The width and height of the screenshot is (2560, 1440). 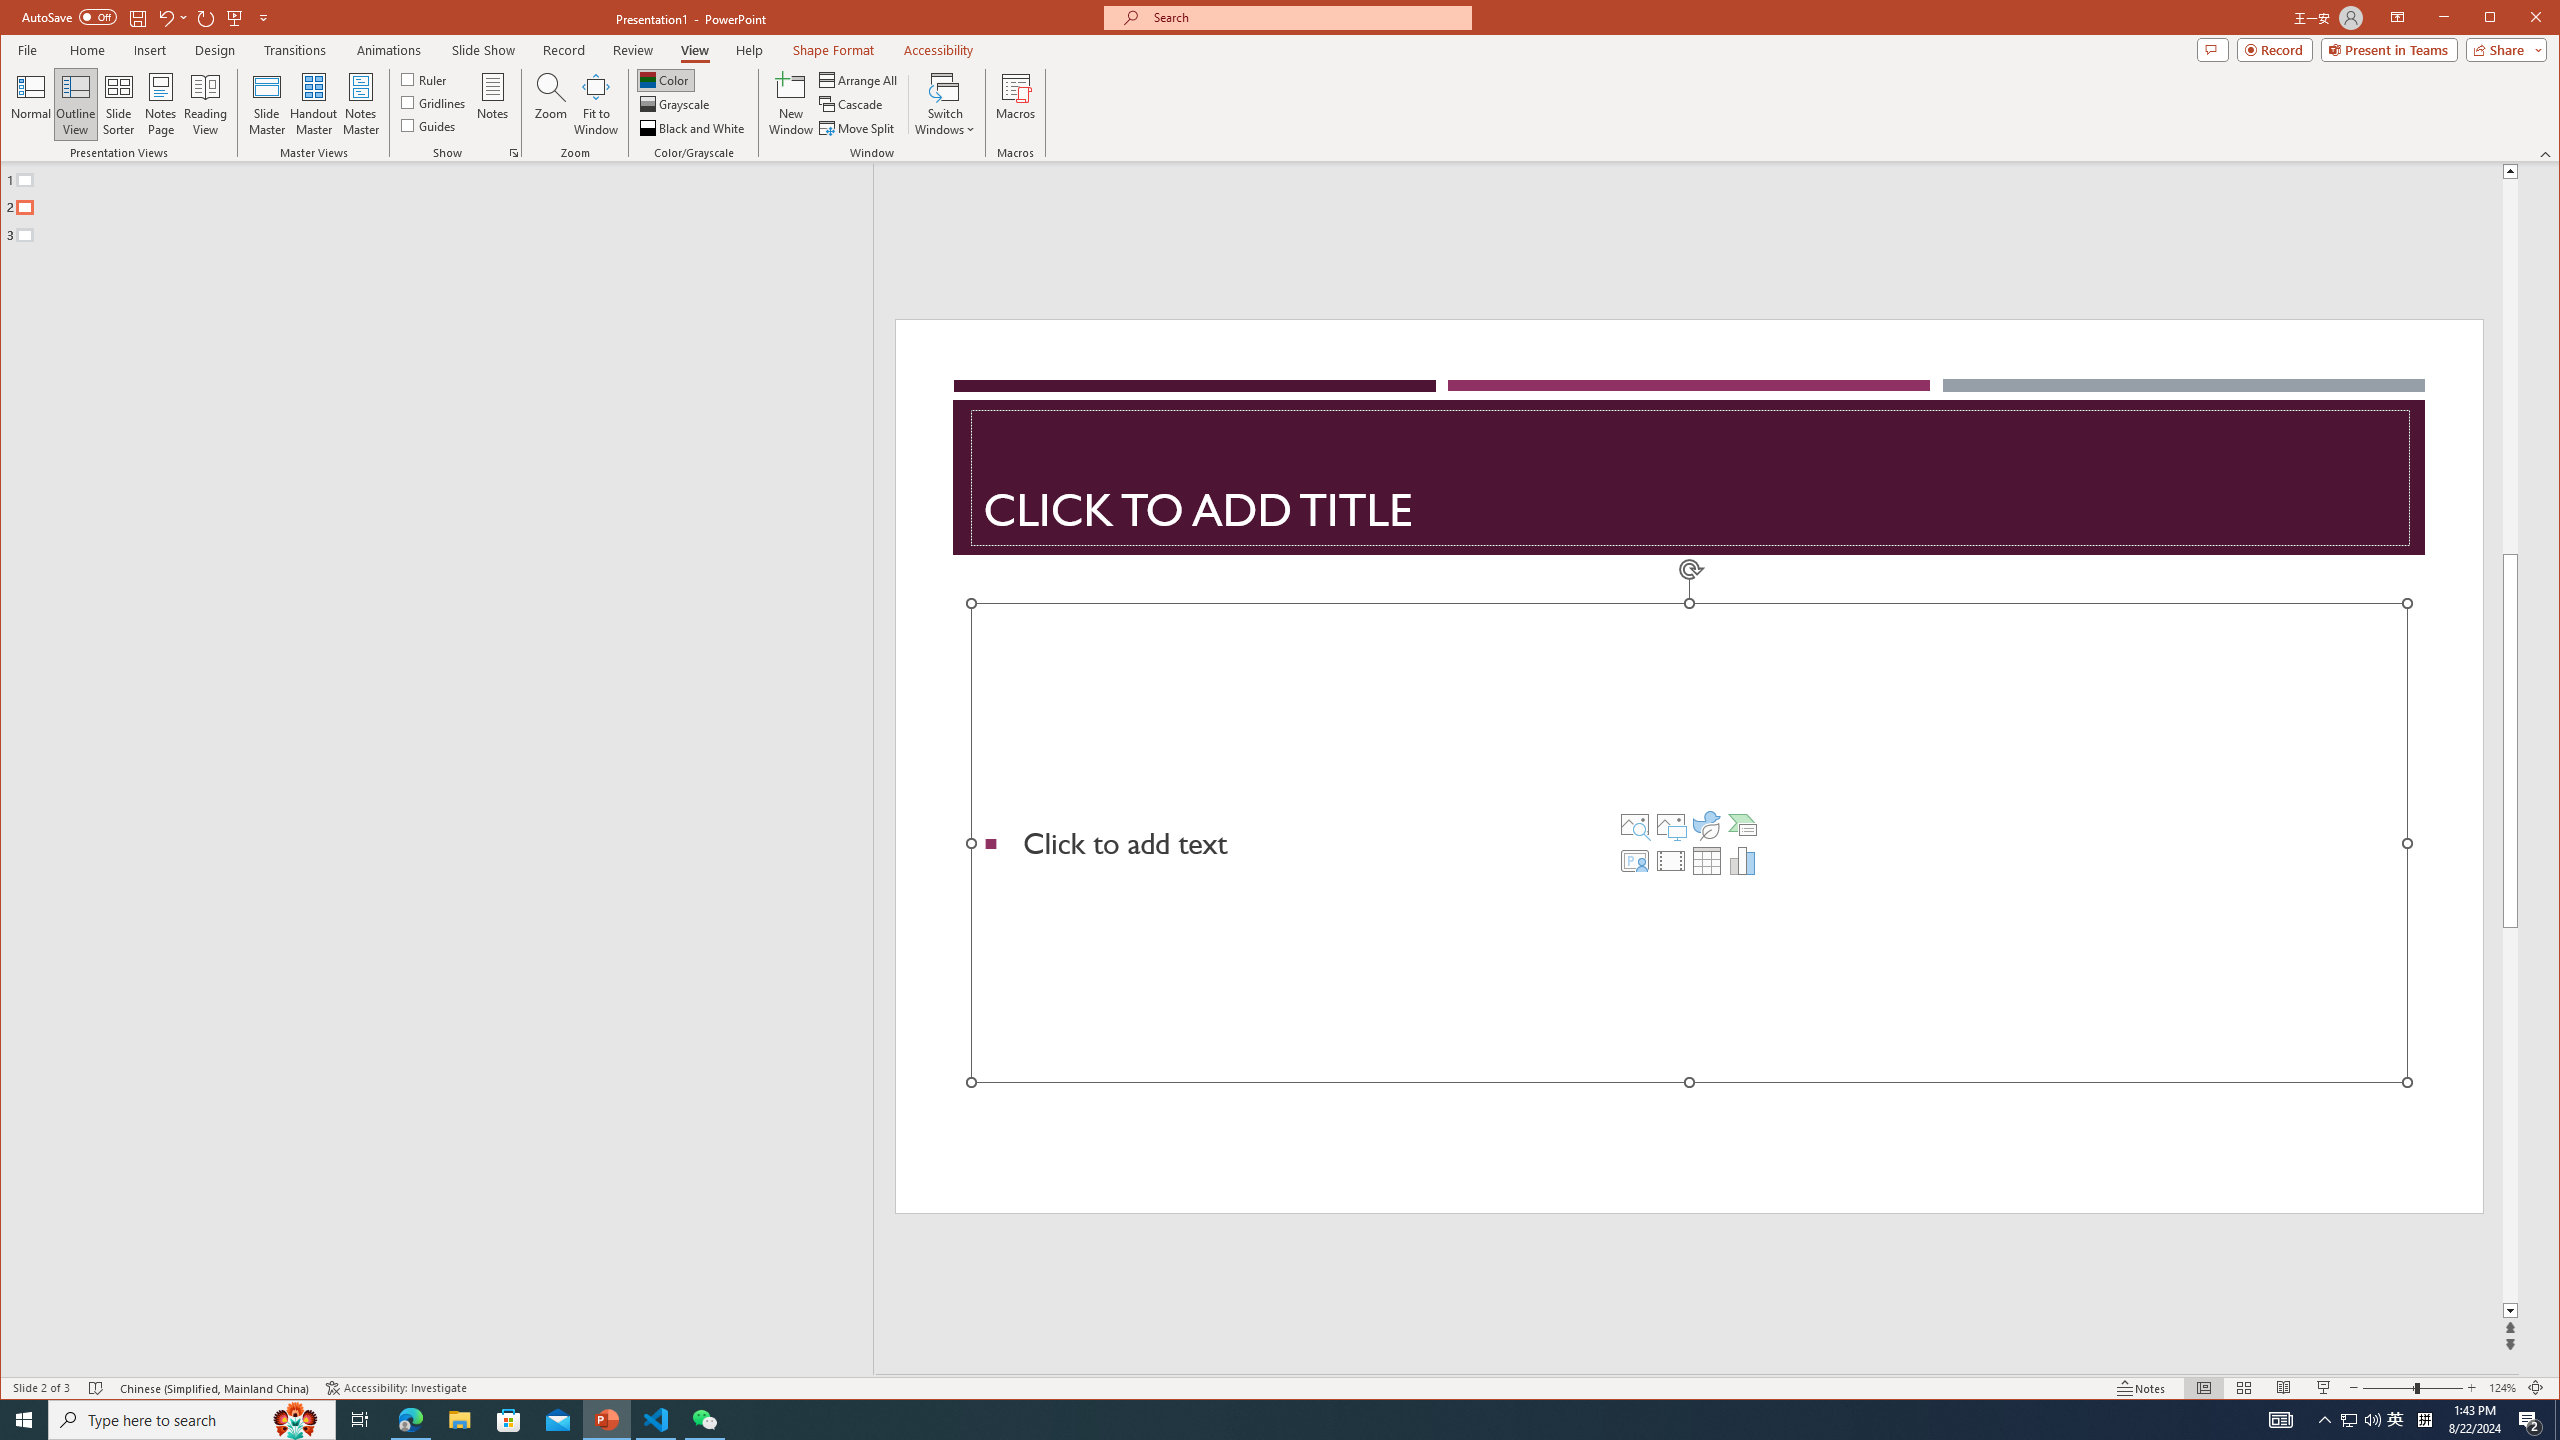 I want to click on 'Share', so click(x=2502, y=49).